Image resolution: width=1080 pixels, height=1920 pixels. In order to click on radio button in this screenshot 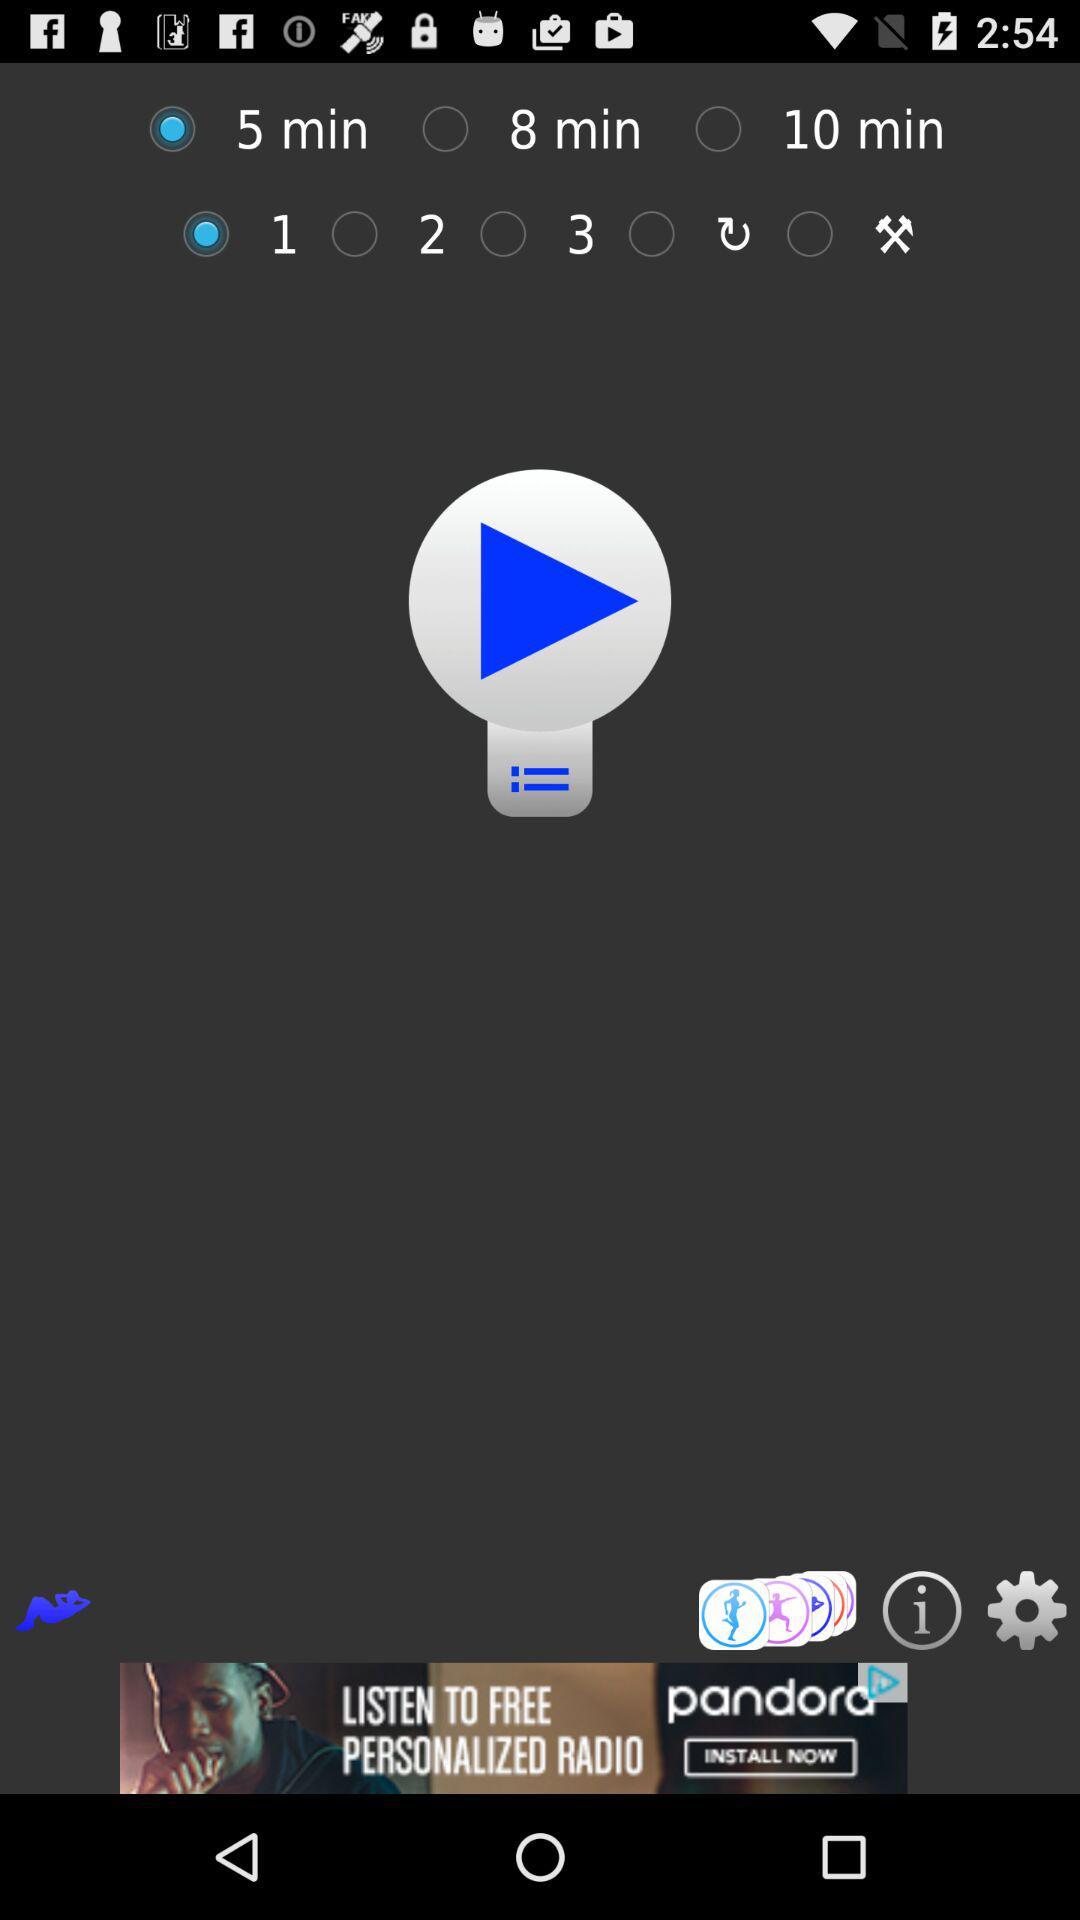, I will do `click(729, 128)`.